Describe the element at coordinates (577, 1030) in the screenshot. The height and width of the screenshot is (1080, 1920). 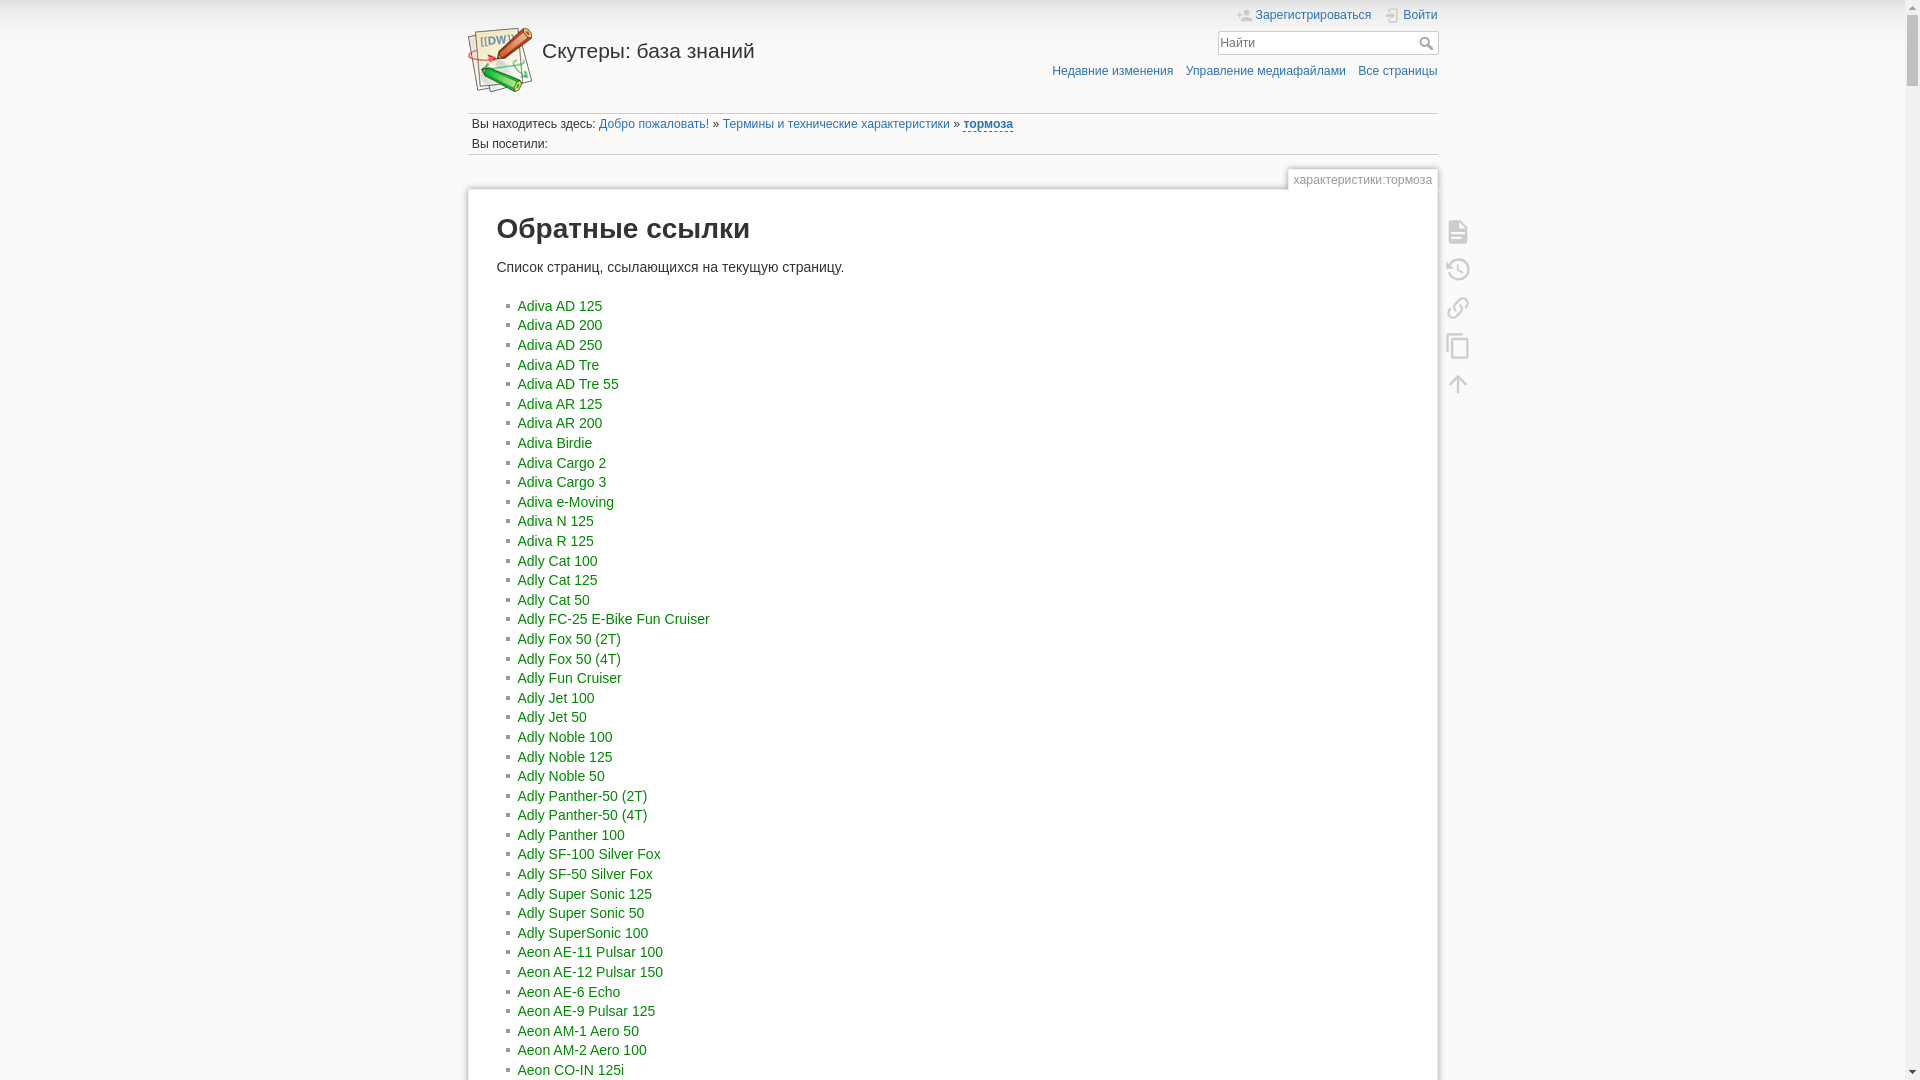
I see `'Aeon AM-1 Aero 50'` at that location.